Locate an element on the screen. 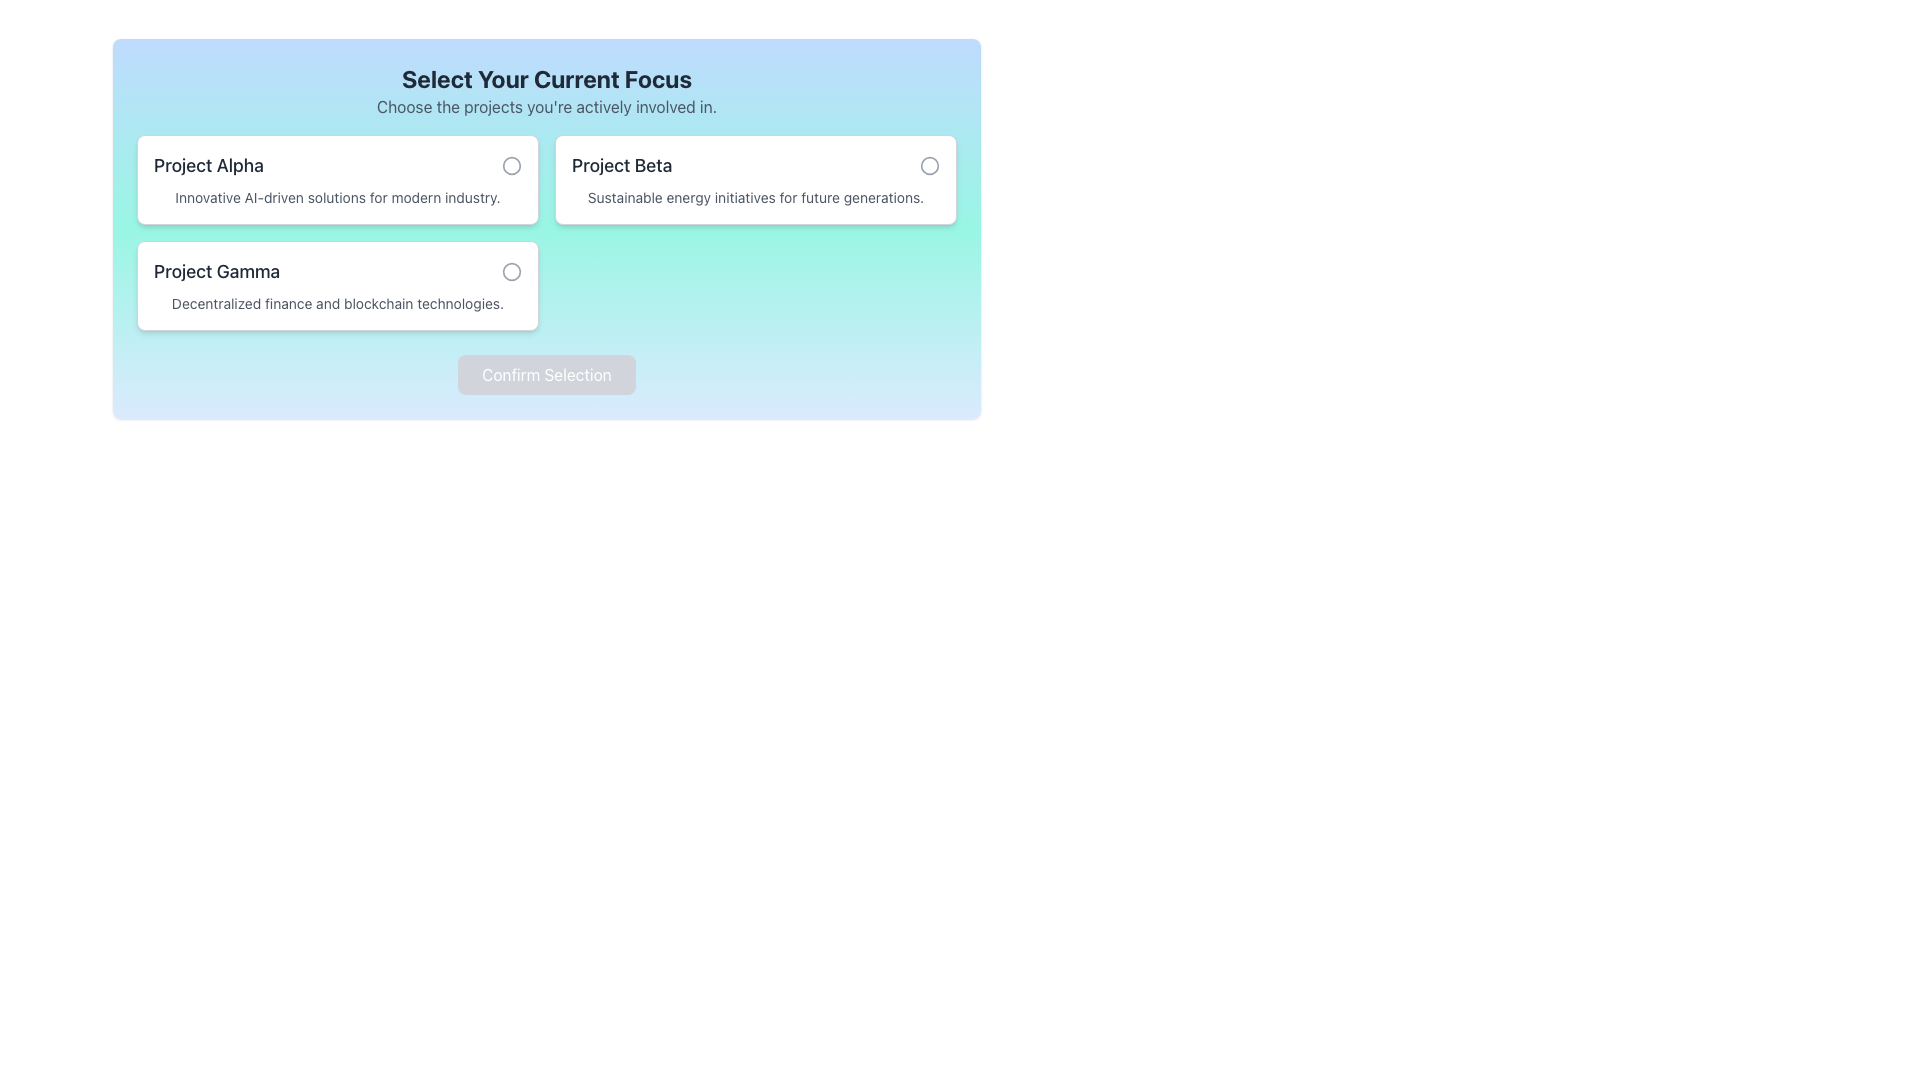  the Selectable Option Card for 'Project Alpha' located in the top-left corner of the grid layout is located at coordinates (337, 180).